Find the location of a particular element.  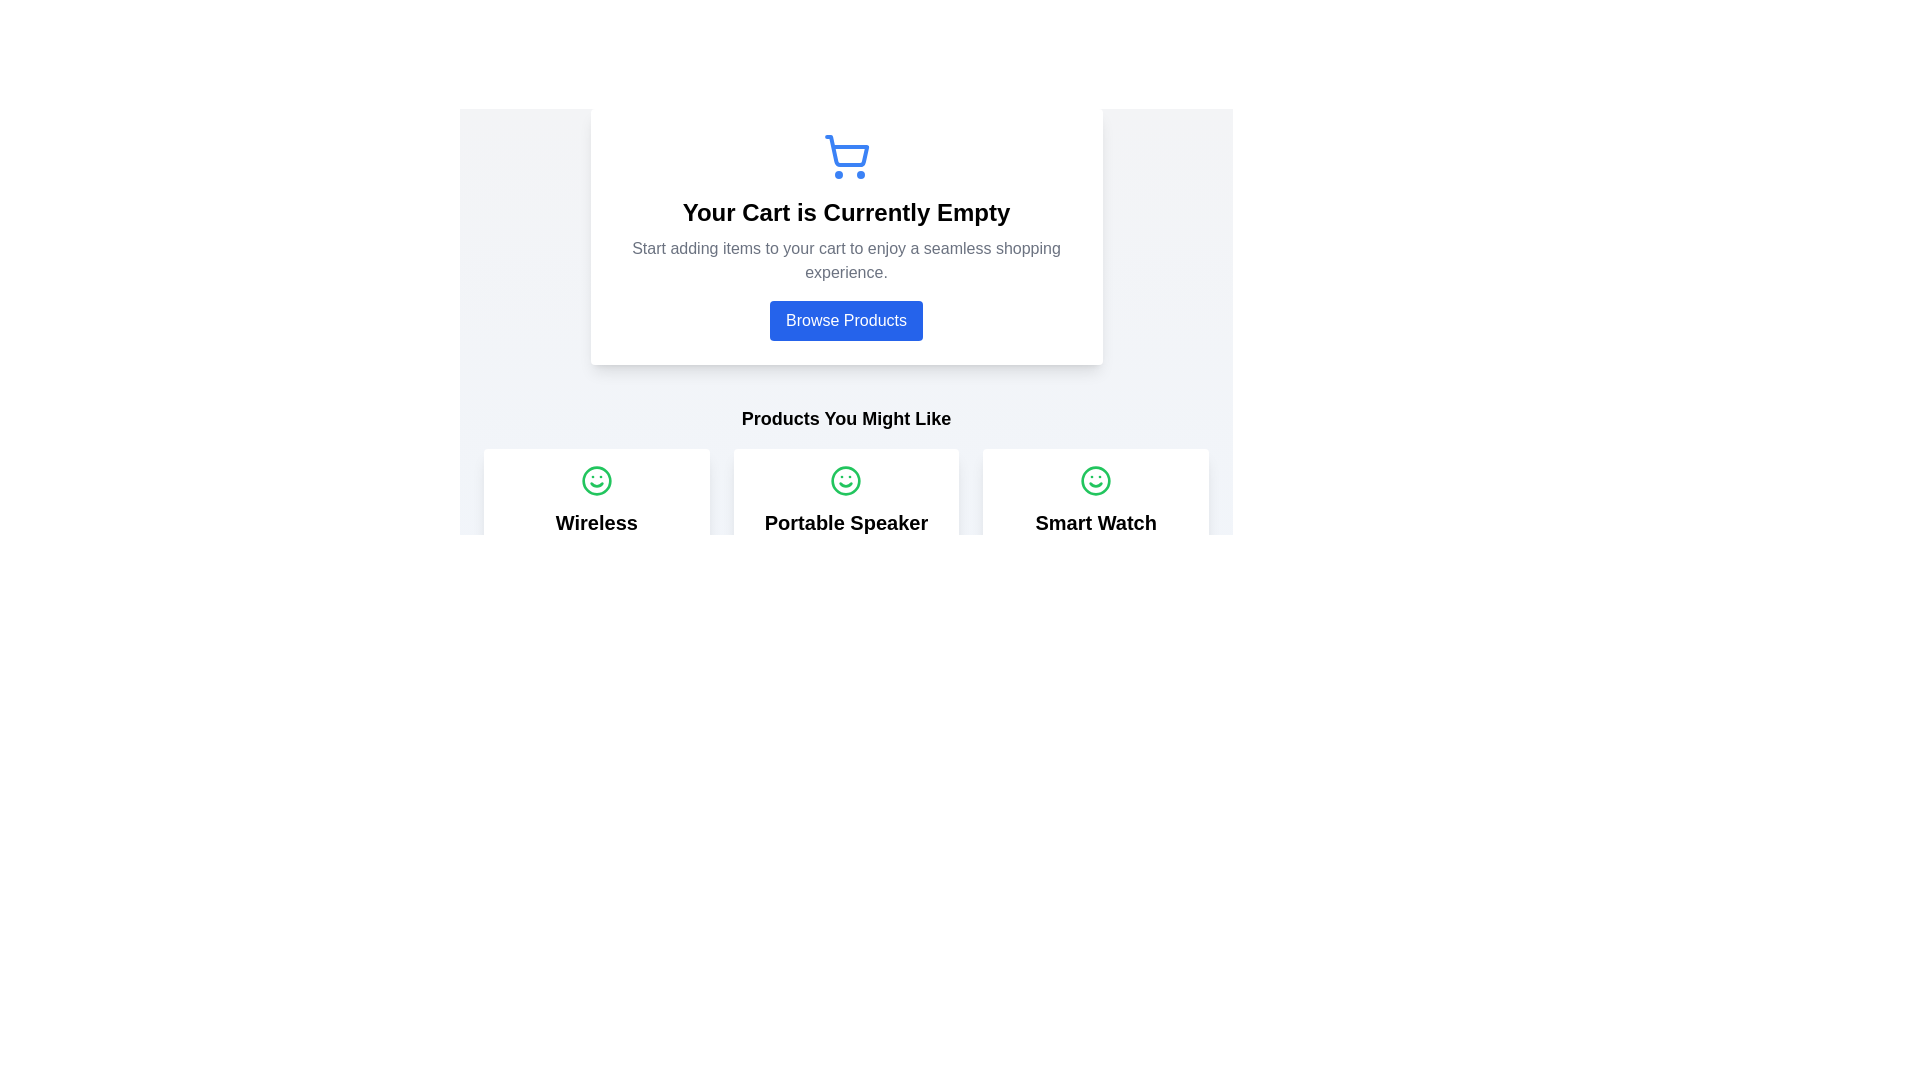

the text label displaying 'Wireless Headphones', which is centrally positioned below a green smiley icon and above the price '$49.99' in the product card layout is located at coordinates (595, 535).